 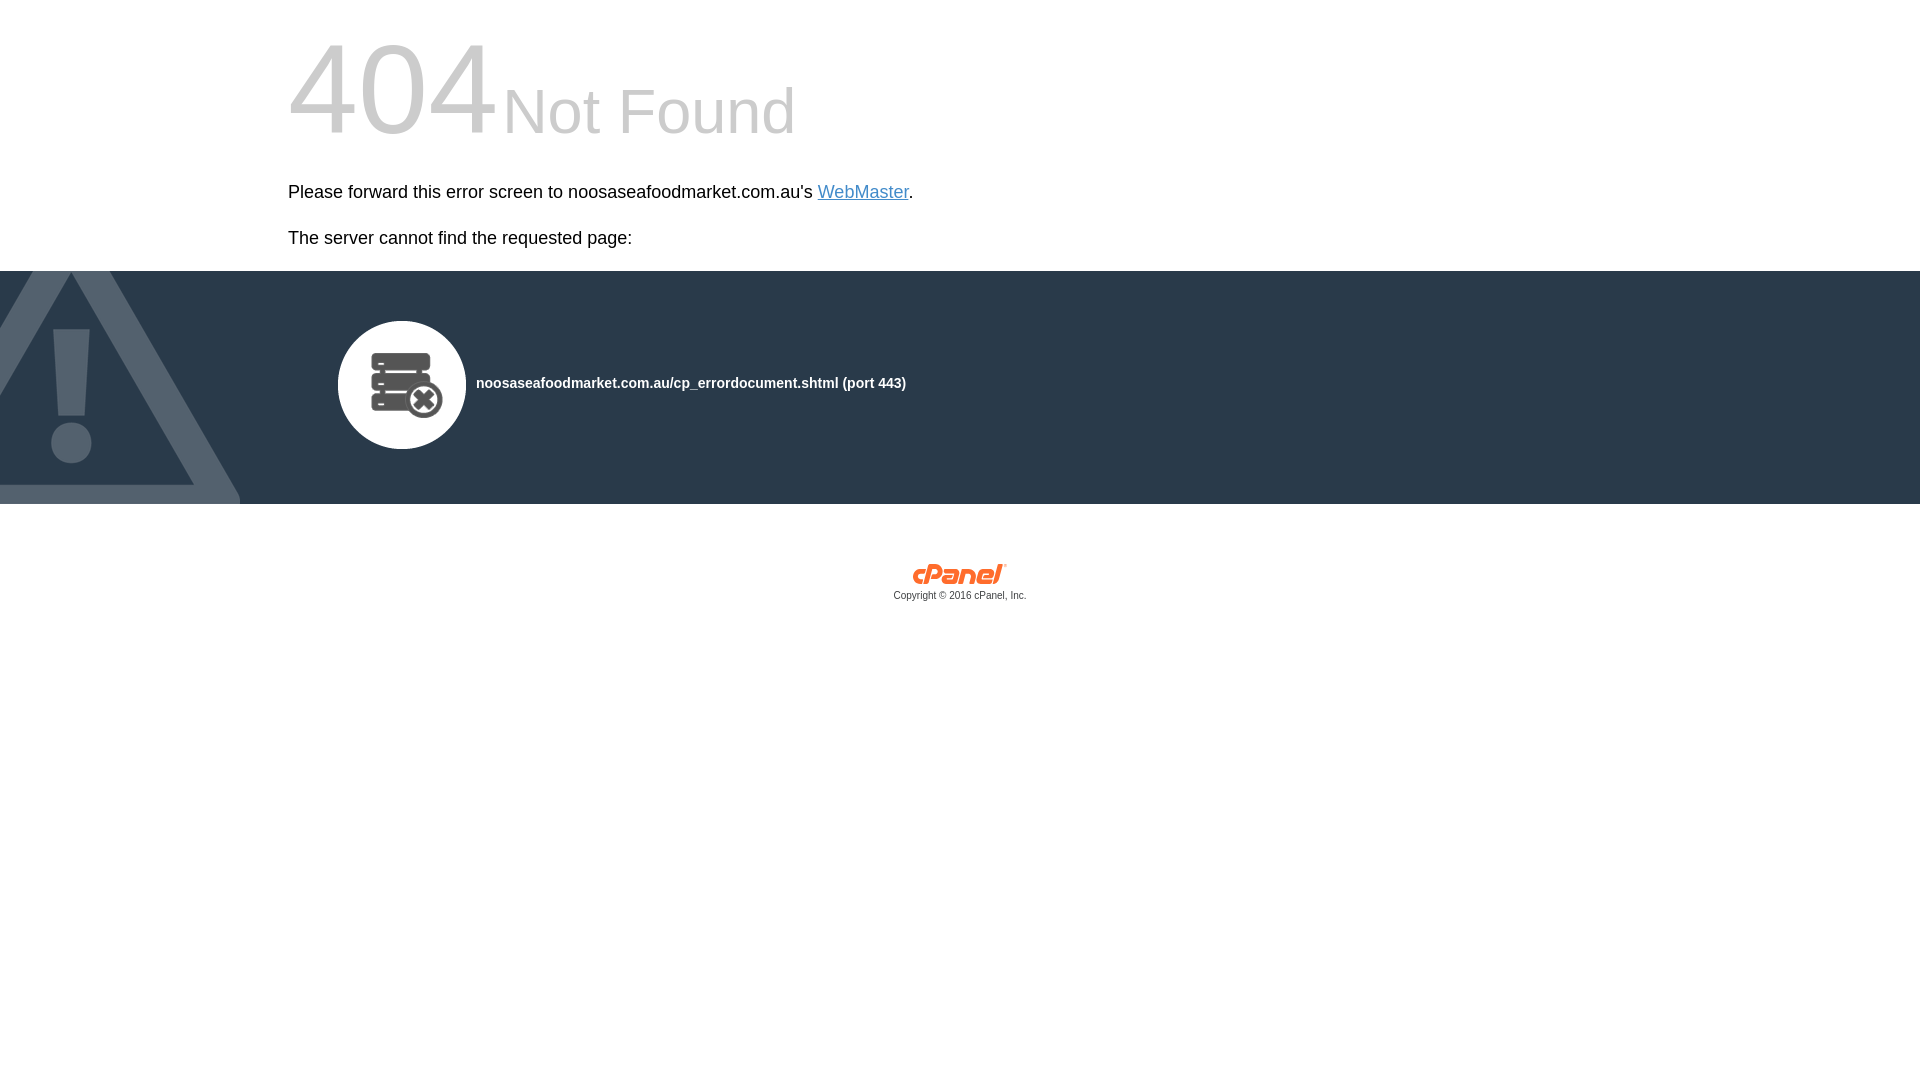 I want to click on 'WebMaster', so click(x=863, y=192).